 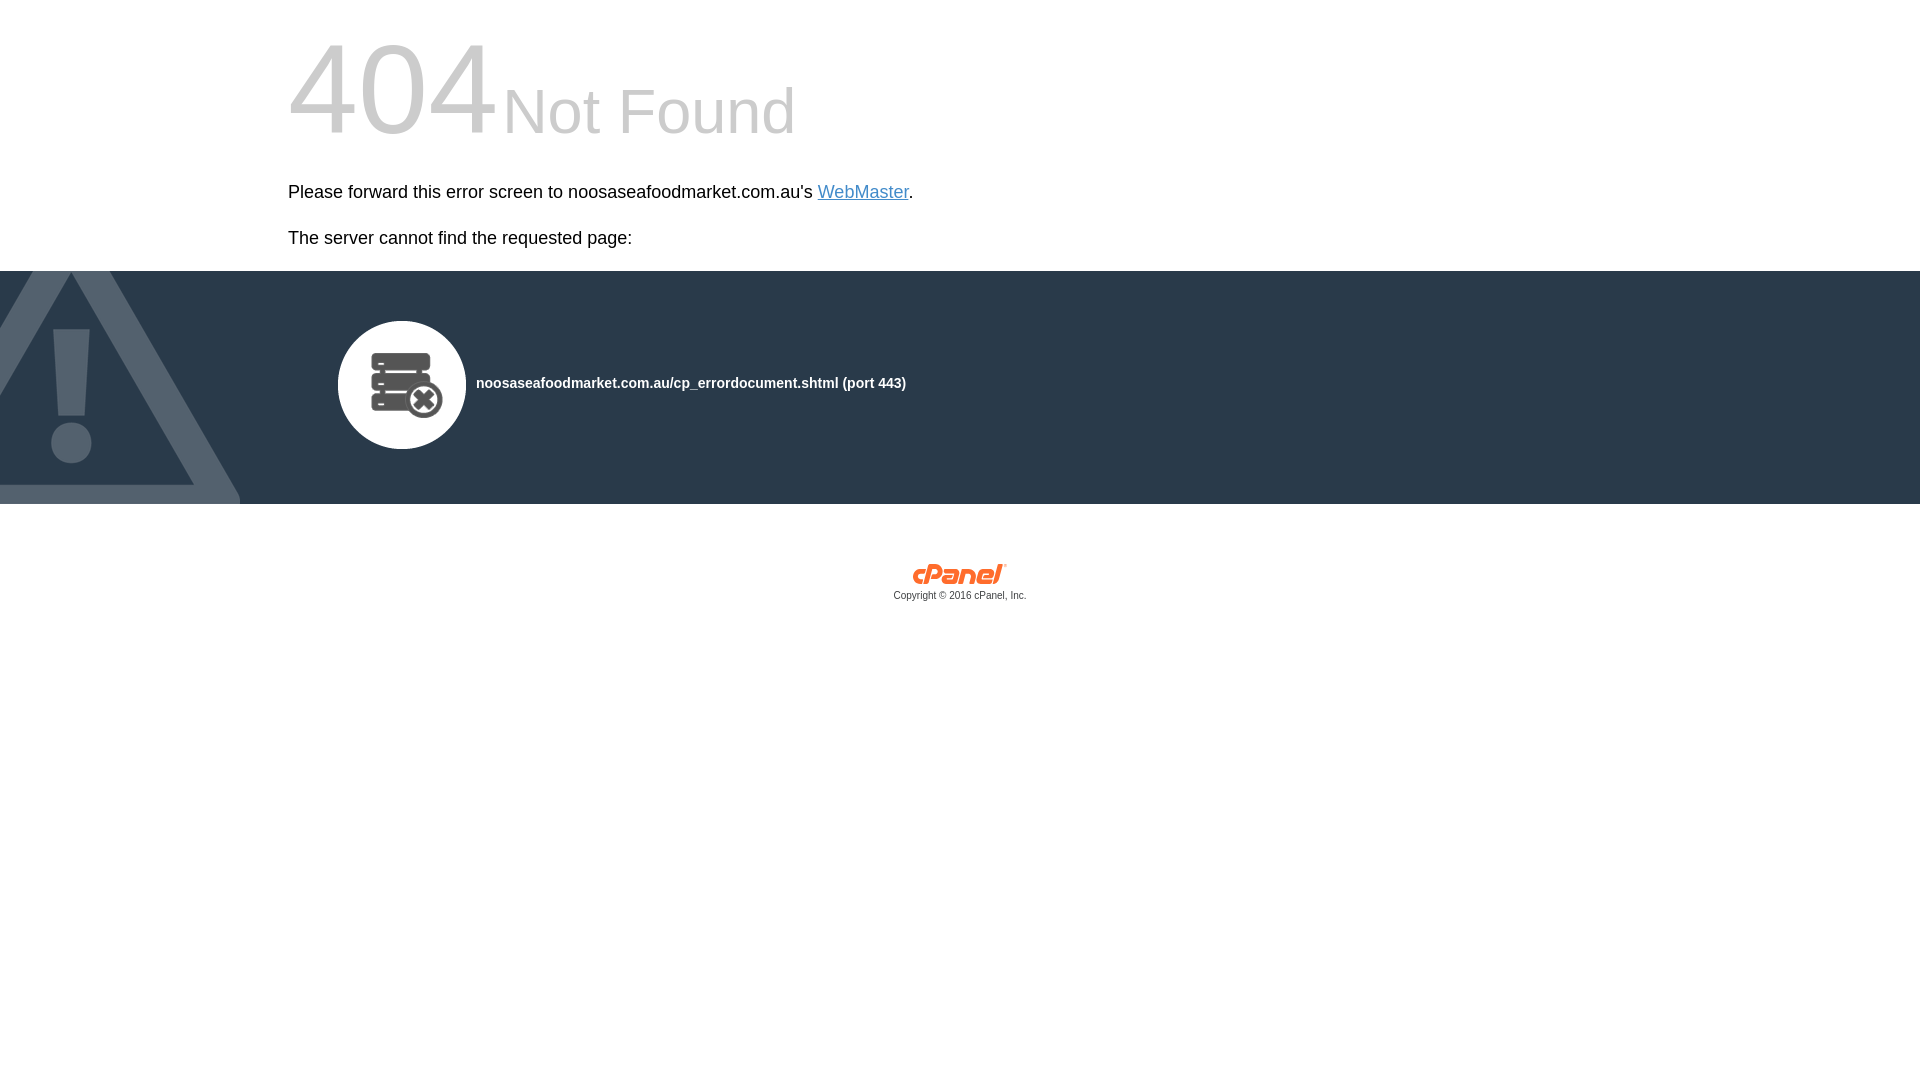 I want to click on 'WebMaster', so click(x=863, y=192).